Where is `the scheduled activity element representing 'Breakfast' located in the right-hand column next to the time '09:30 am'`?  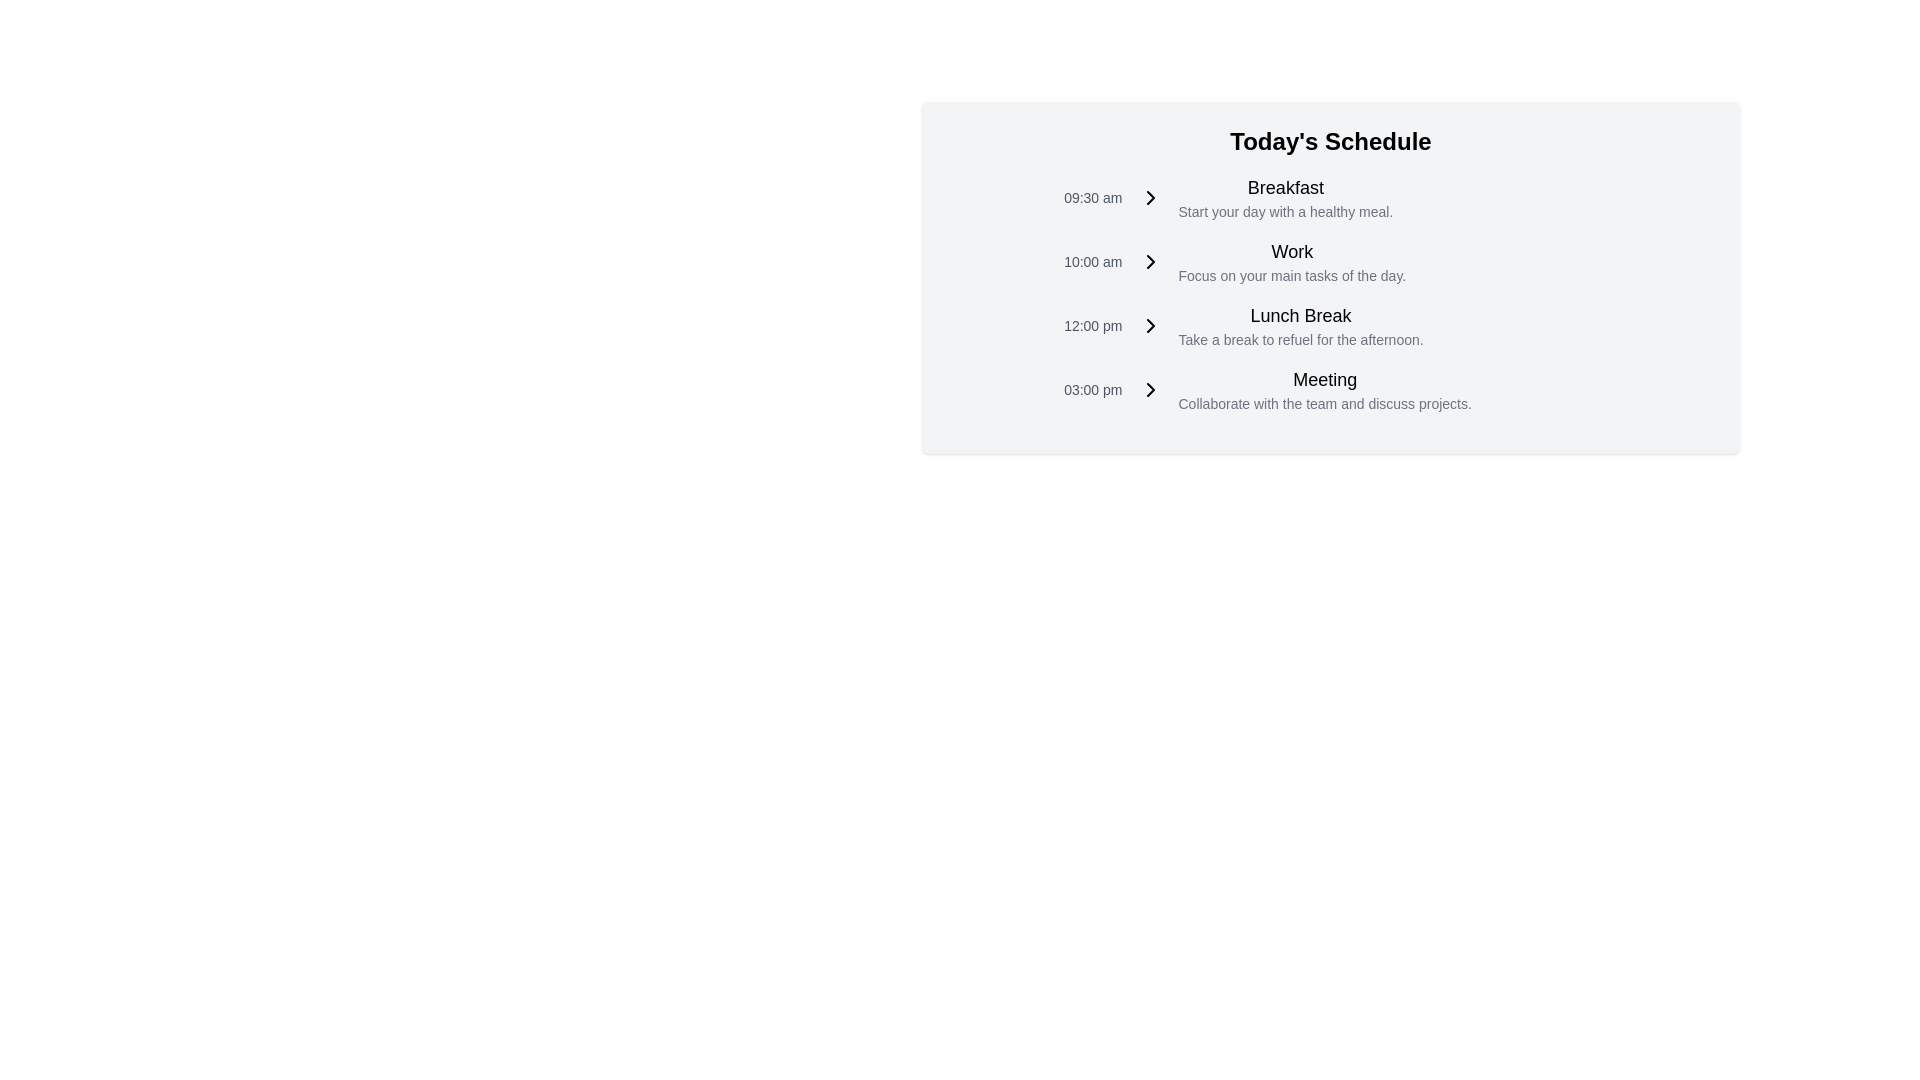
the scheduled activity element representing 'Breakfast' located in the right-hand column next to the time '09:30 am' is located at coordinates (1276, 197).